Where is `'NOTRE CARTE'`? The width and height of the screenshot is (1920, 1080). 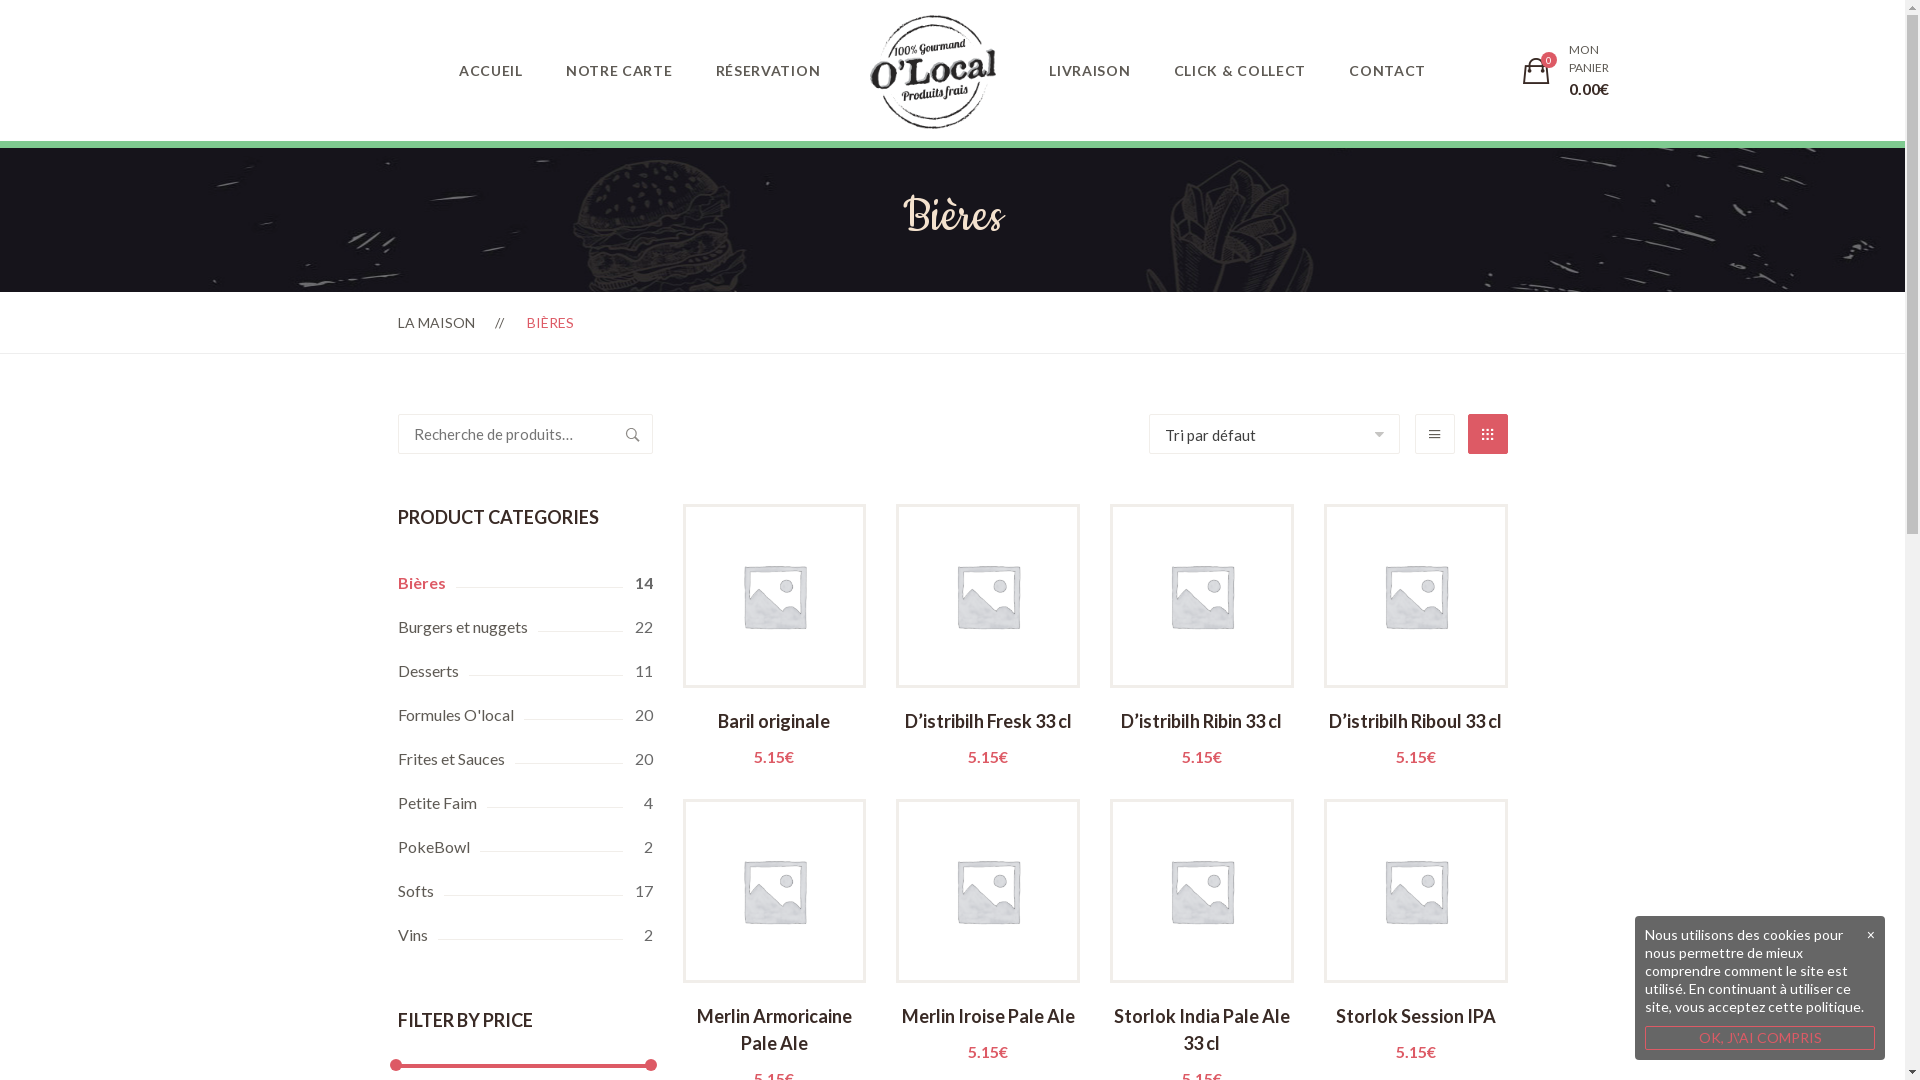 'NOTRE CARTE' is located at coordinates (618, 69).